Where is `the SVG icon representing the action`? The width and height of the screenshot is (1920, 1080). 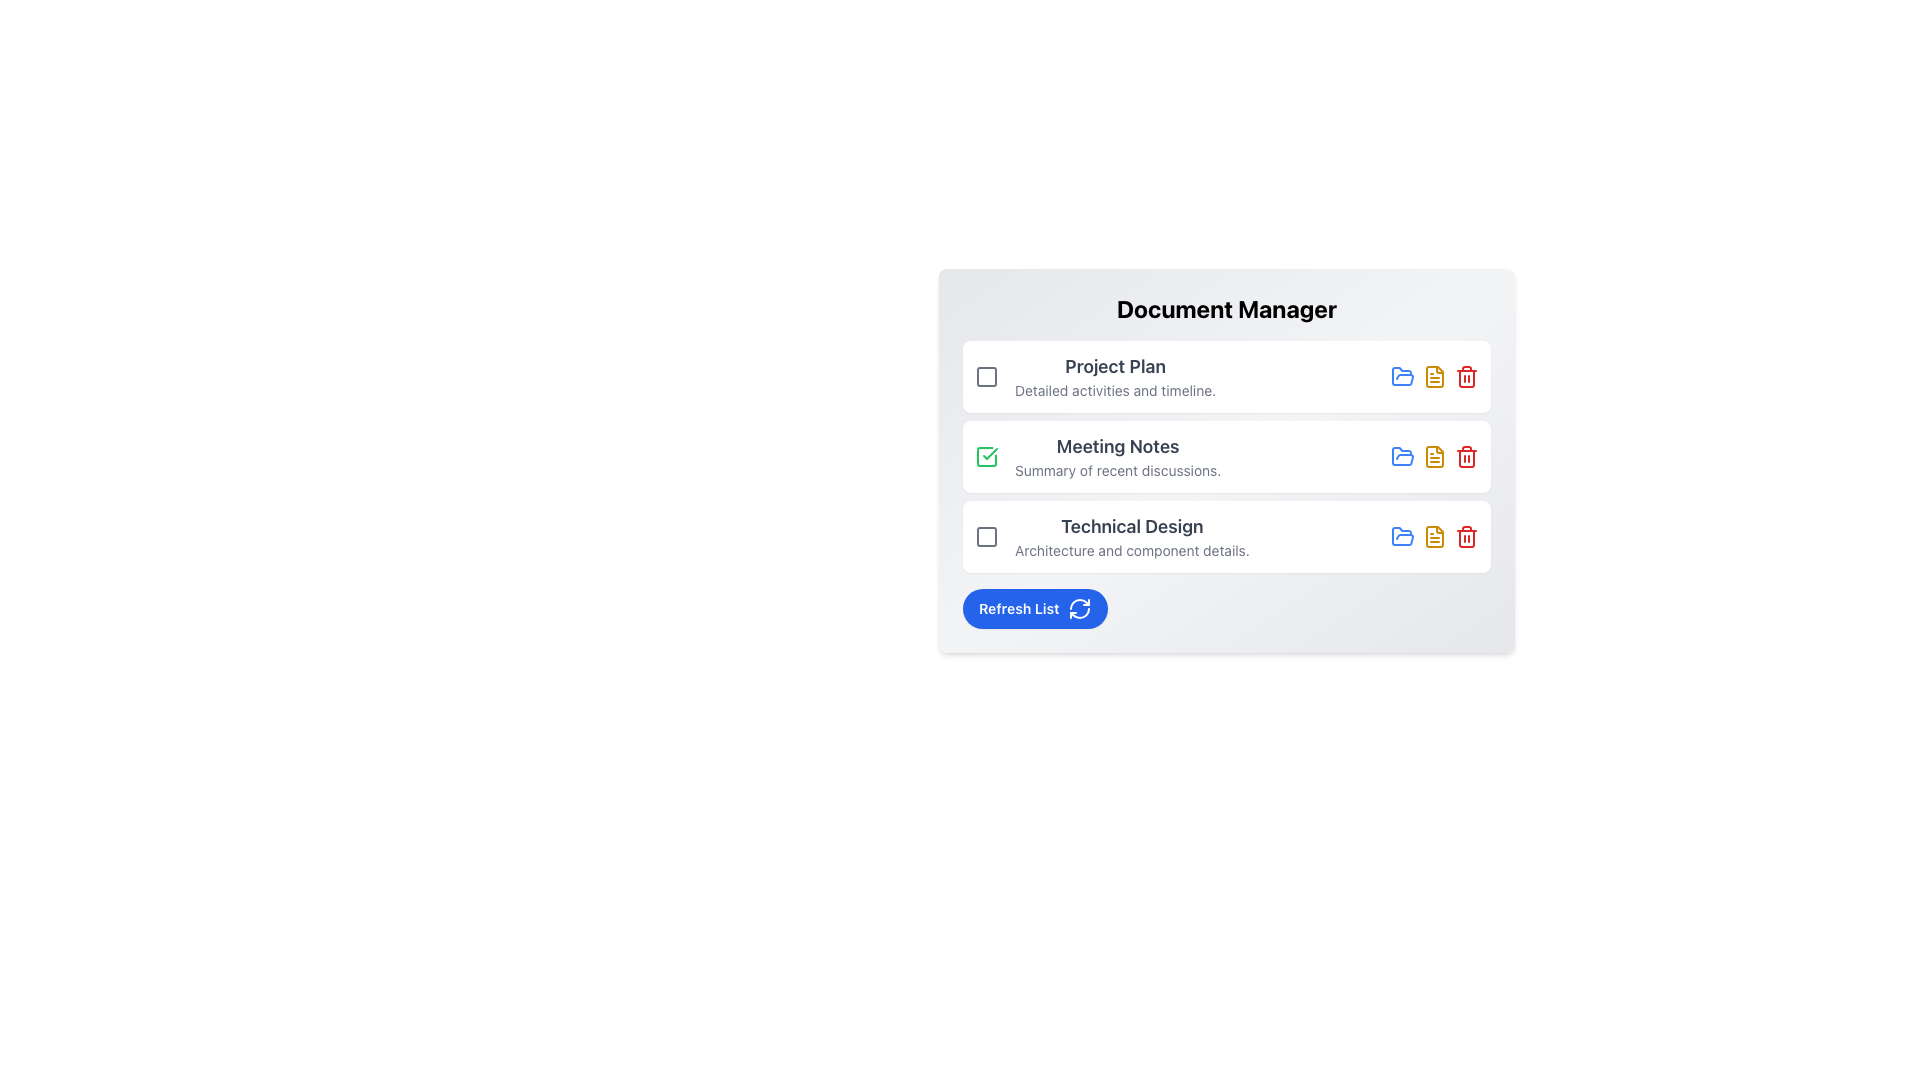 the SVG icon representing the action is located at coordinates (1401, 376).